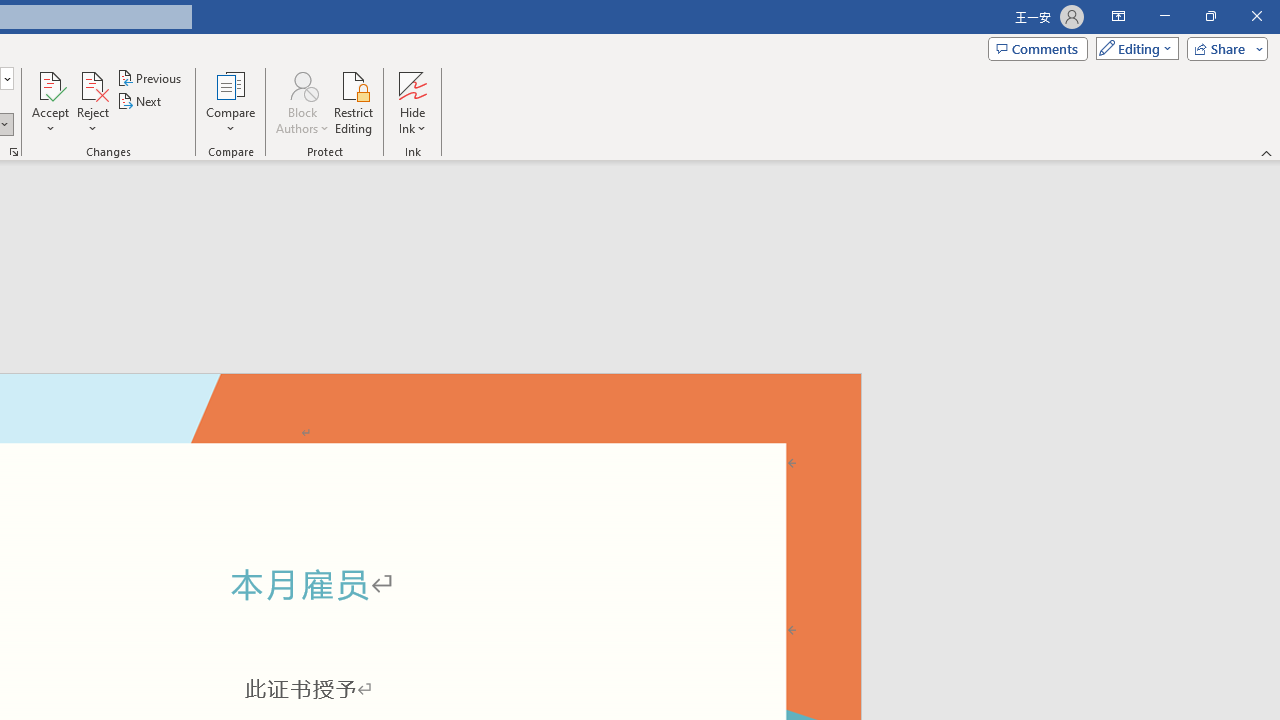 This screenshot has width=1280, height=720. I want to click on 'Block Authors', so click(301, 103).